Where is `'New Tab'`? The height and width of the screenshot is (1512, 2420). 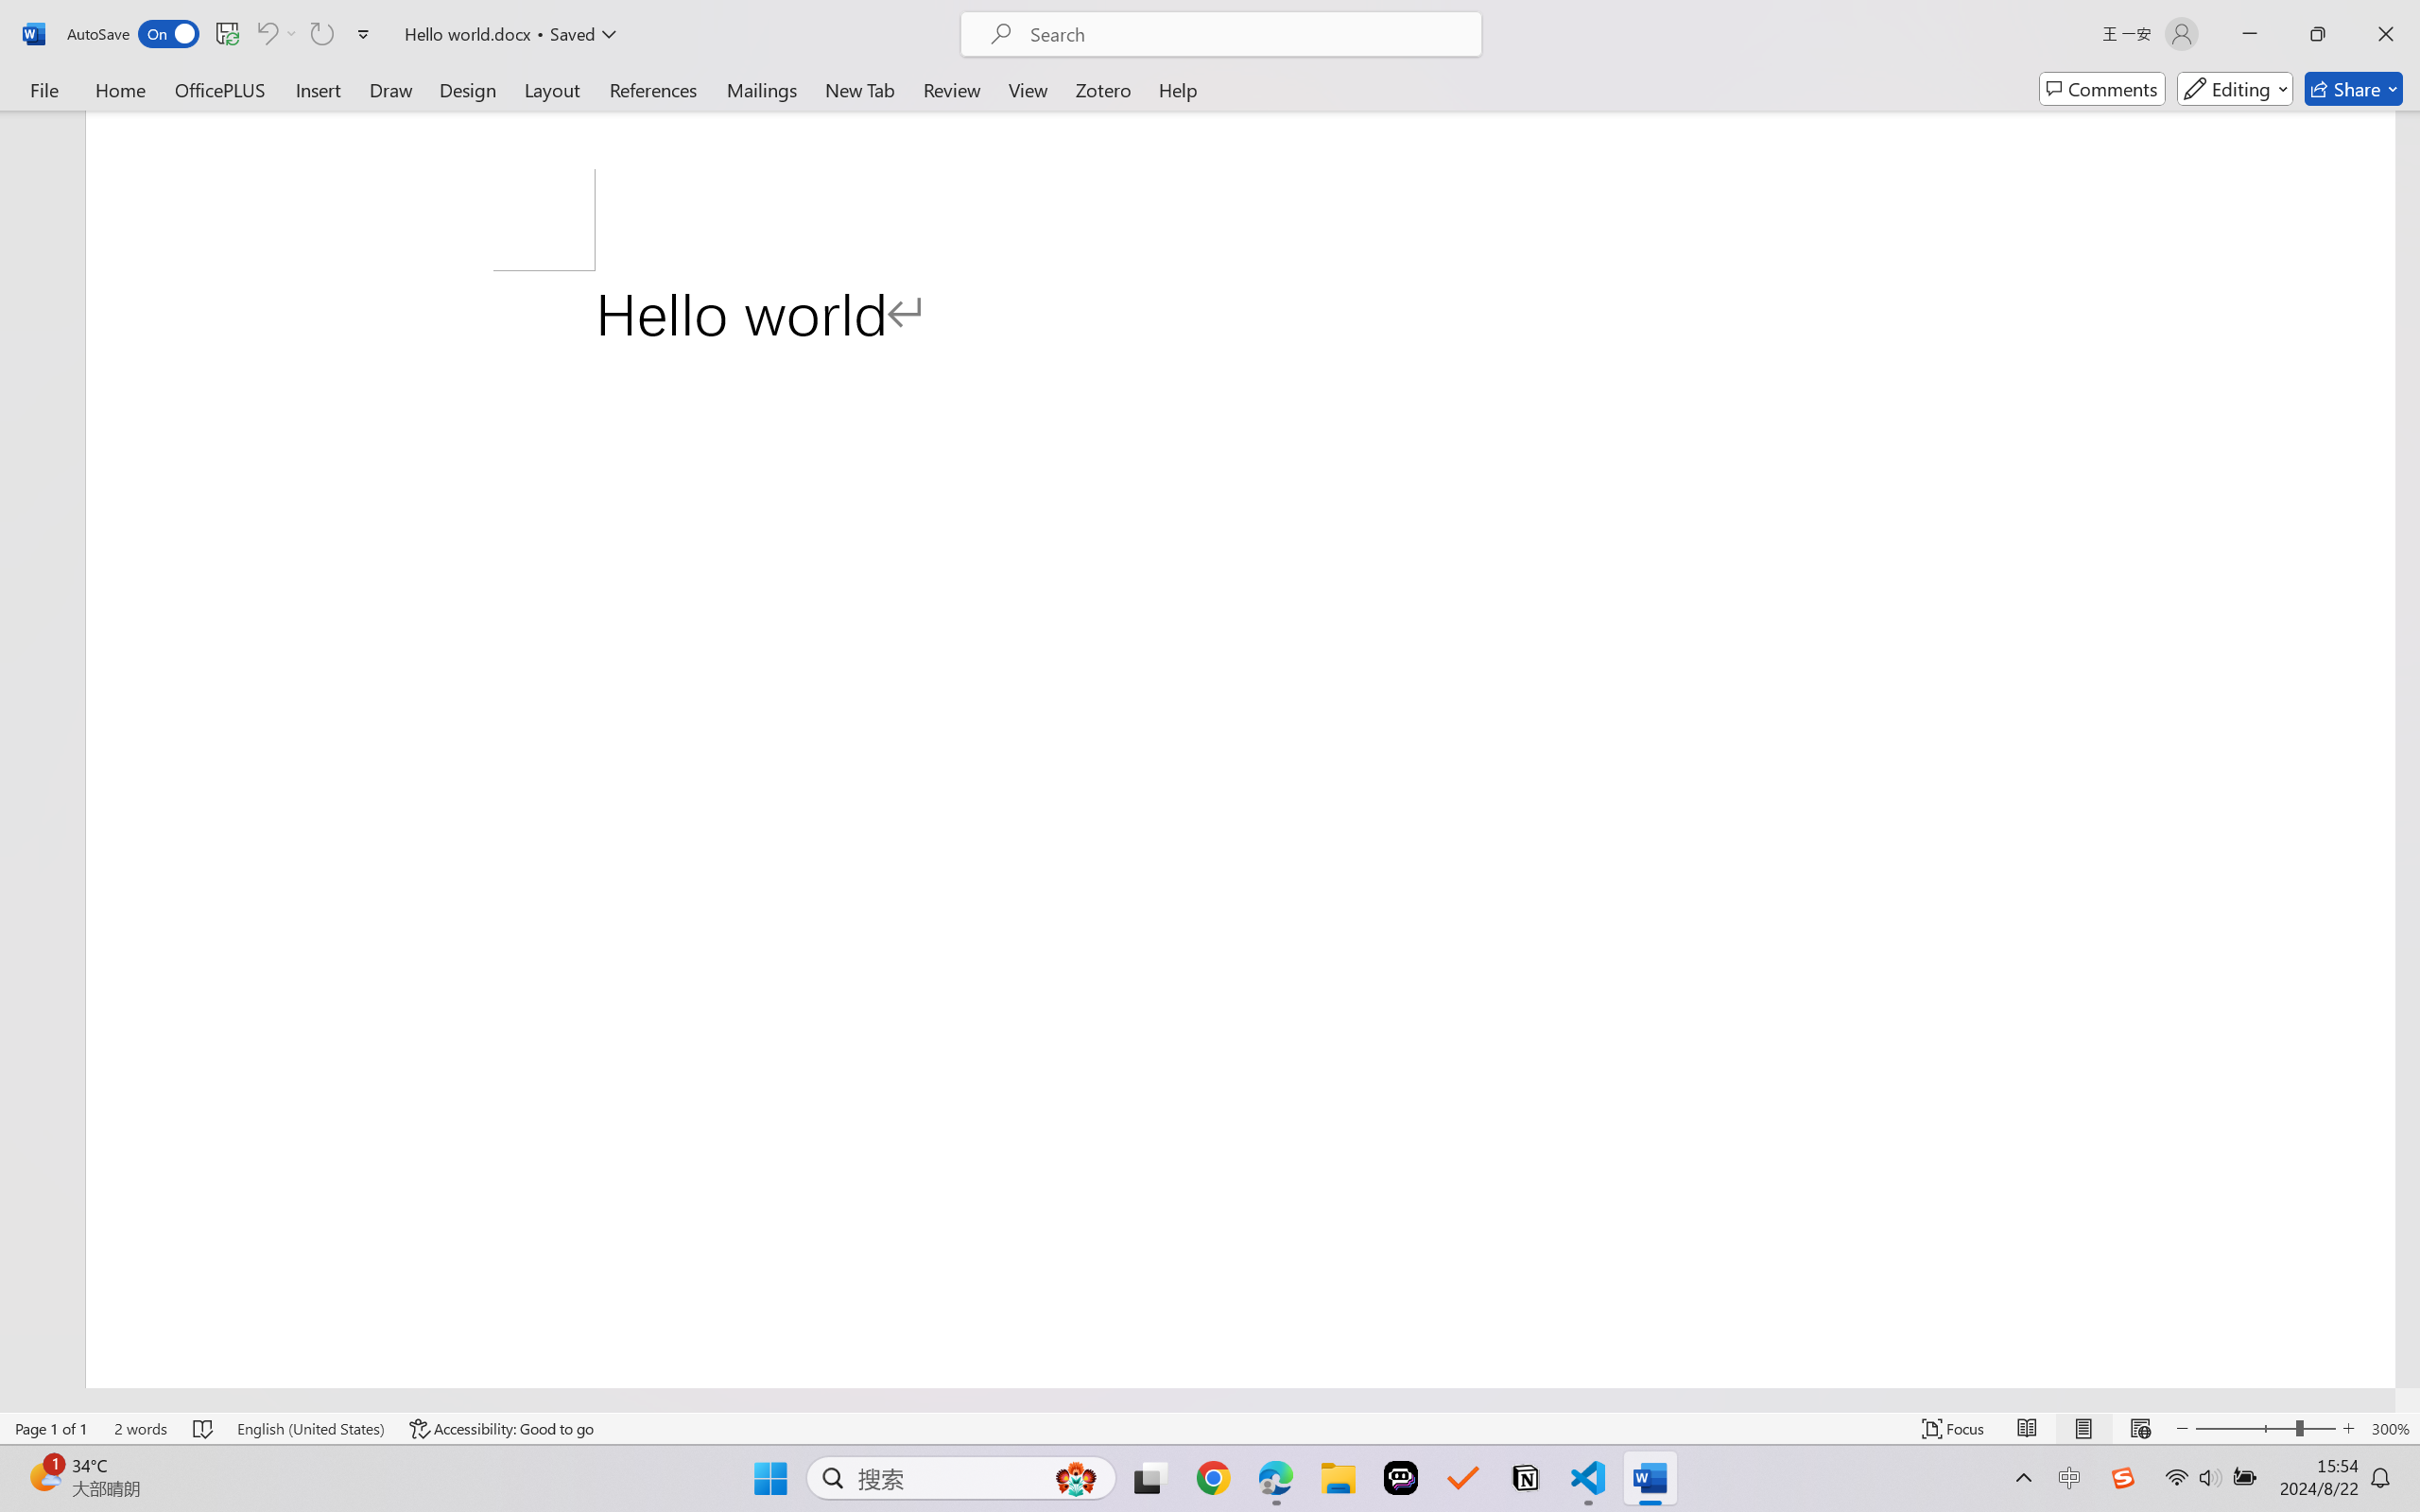
'New Tab' is located at coordinates (859, 88).